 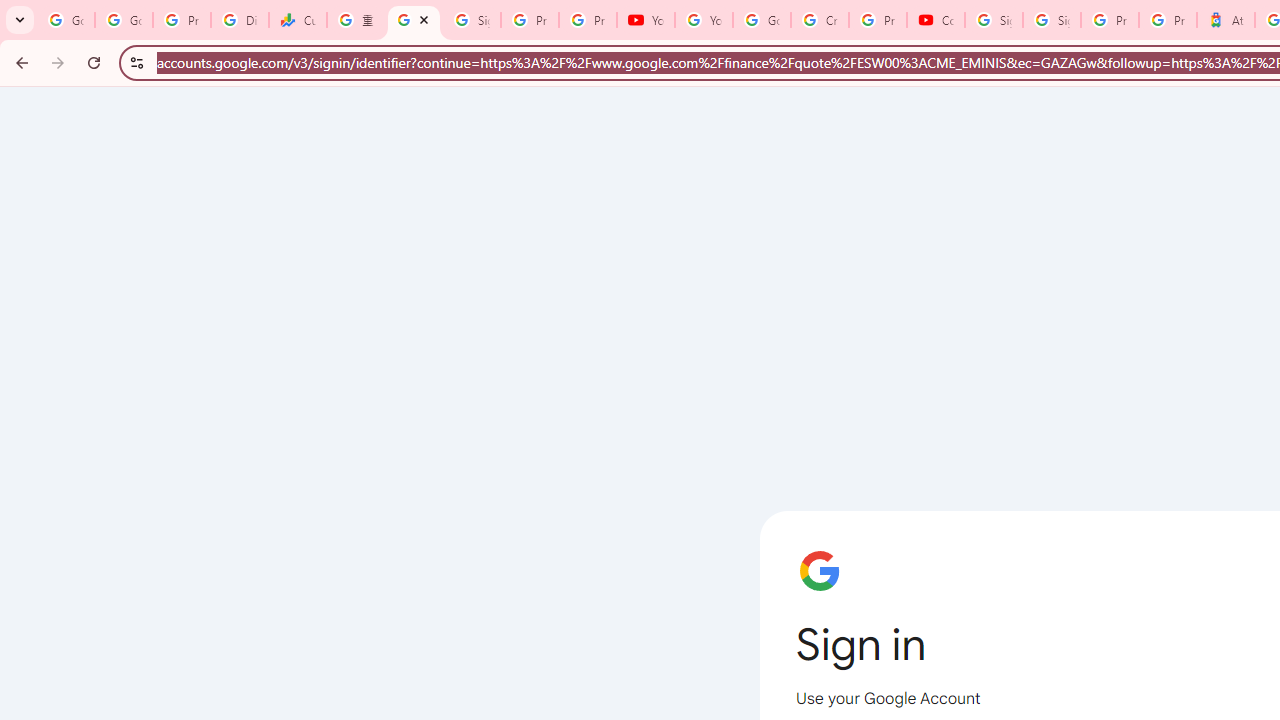 I want to click on 'Sign in - Google Accounts', so click(x=1051, y=20).